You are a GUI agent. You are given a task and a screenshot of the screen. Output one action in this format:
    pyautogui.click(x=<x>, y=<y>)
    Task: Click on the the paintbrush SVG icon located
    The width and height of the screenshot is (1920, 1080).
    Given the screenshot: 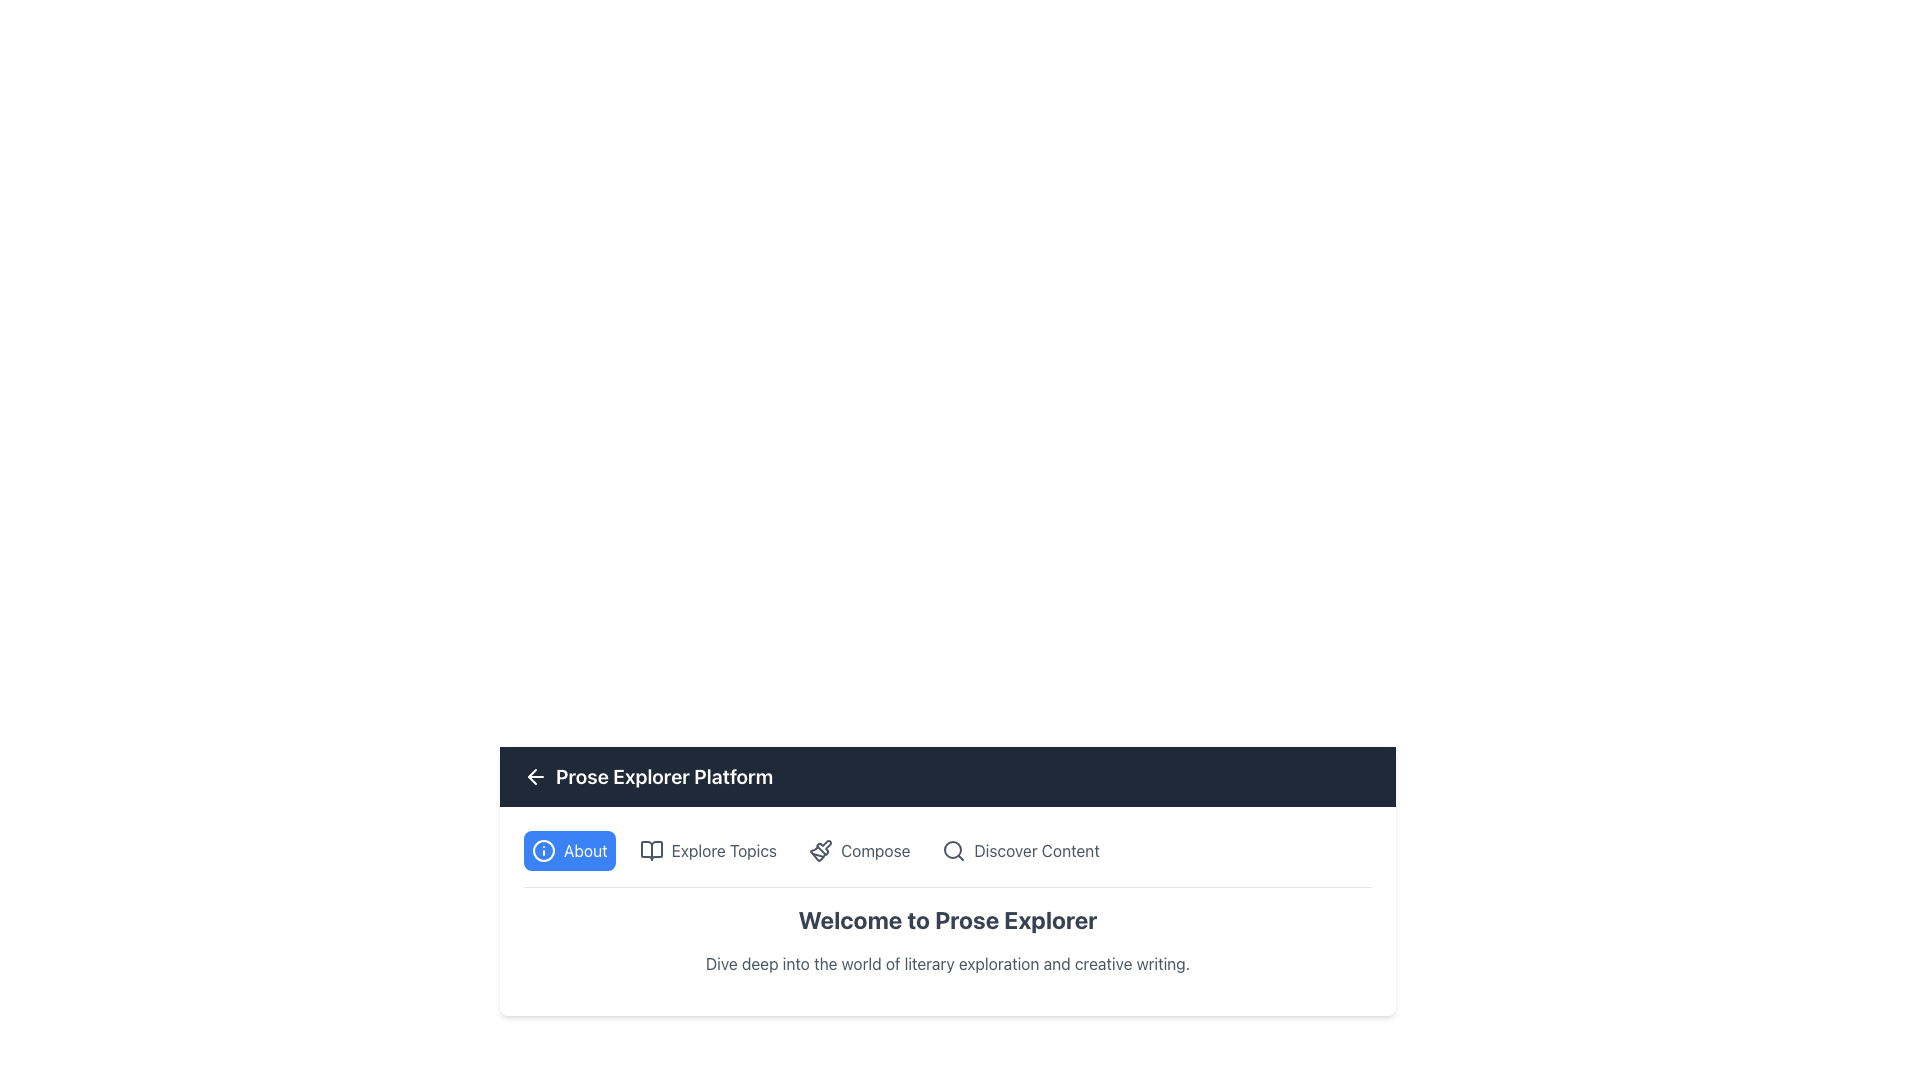 What is the action you would take?
    pyautogui.click(x=824, y=847)
    